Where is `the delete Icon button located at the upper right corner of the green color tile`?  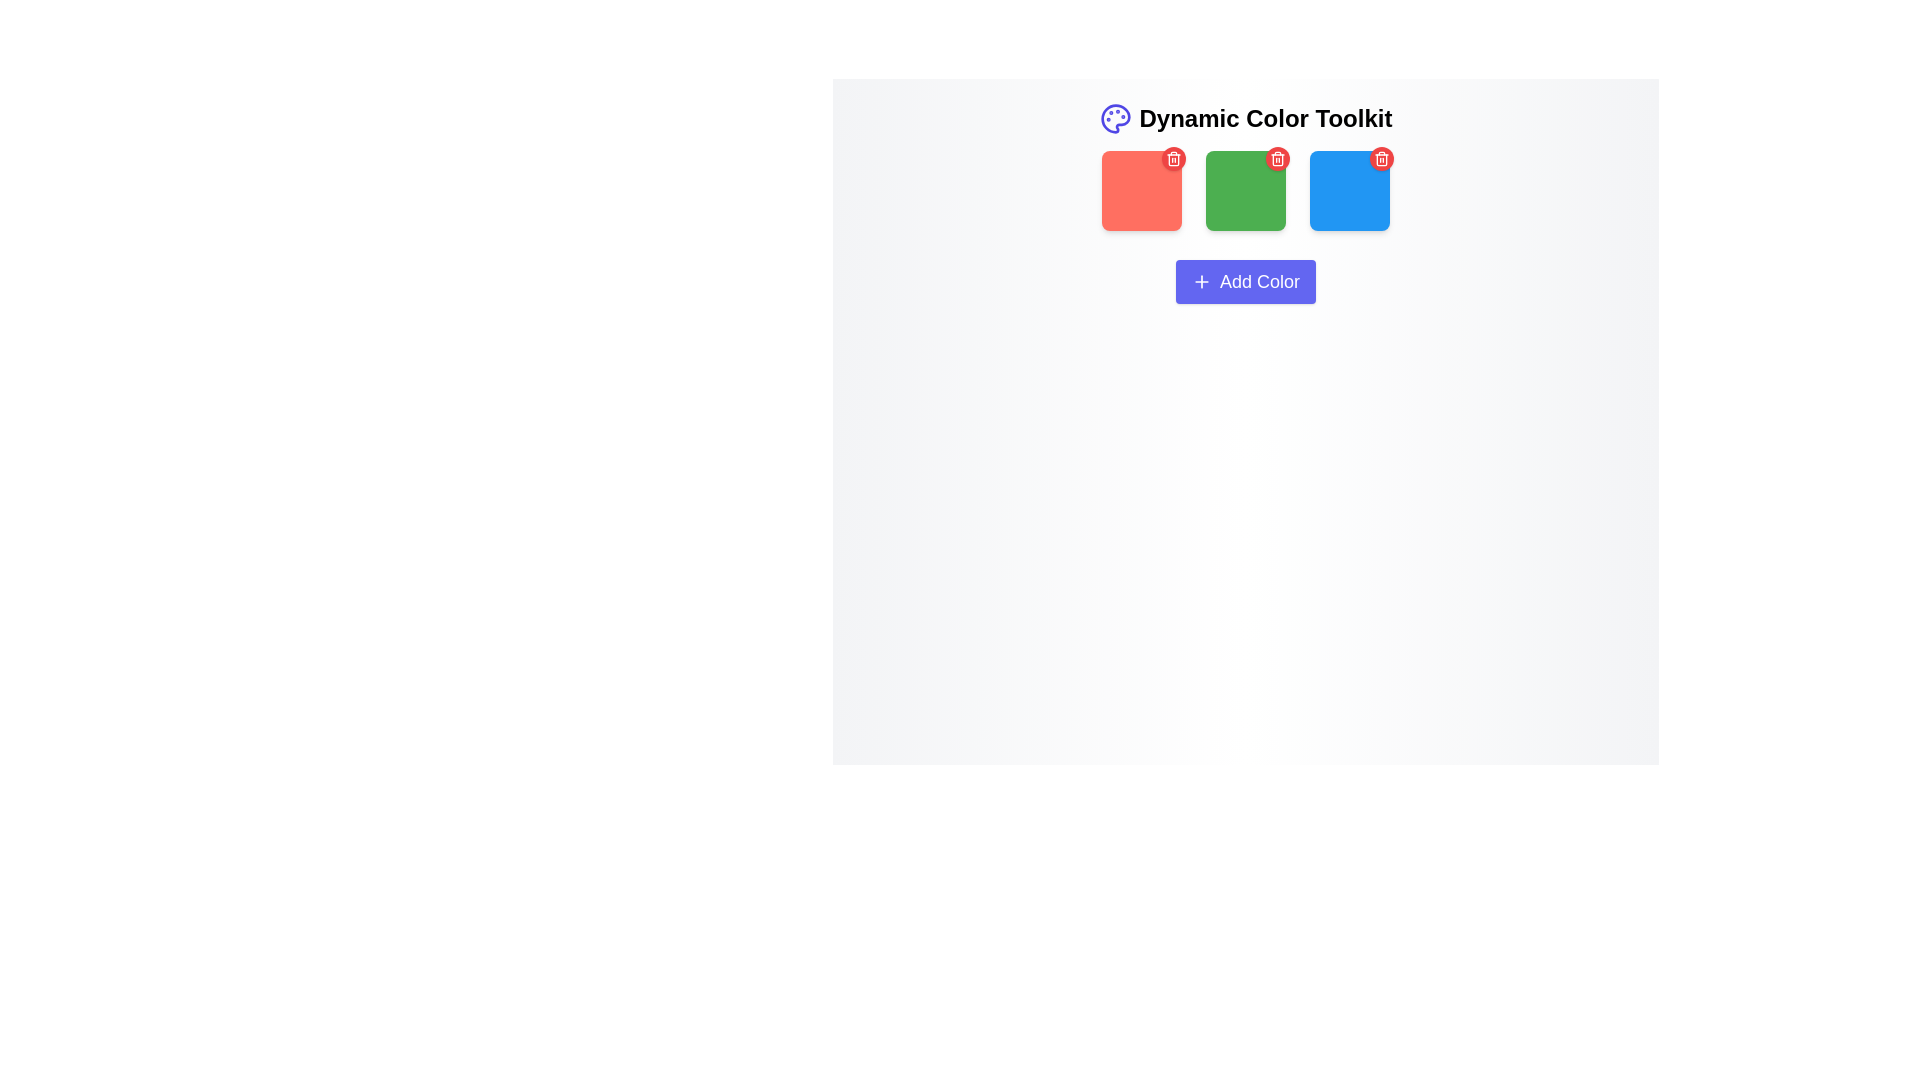
the delete Icon button located at the upper right corner of the green color tile is located at coordinates (1276, 157).